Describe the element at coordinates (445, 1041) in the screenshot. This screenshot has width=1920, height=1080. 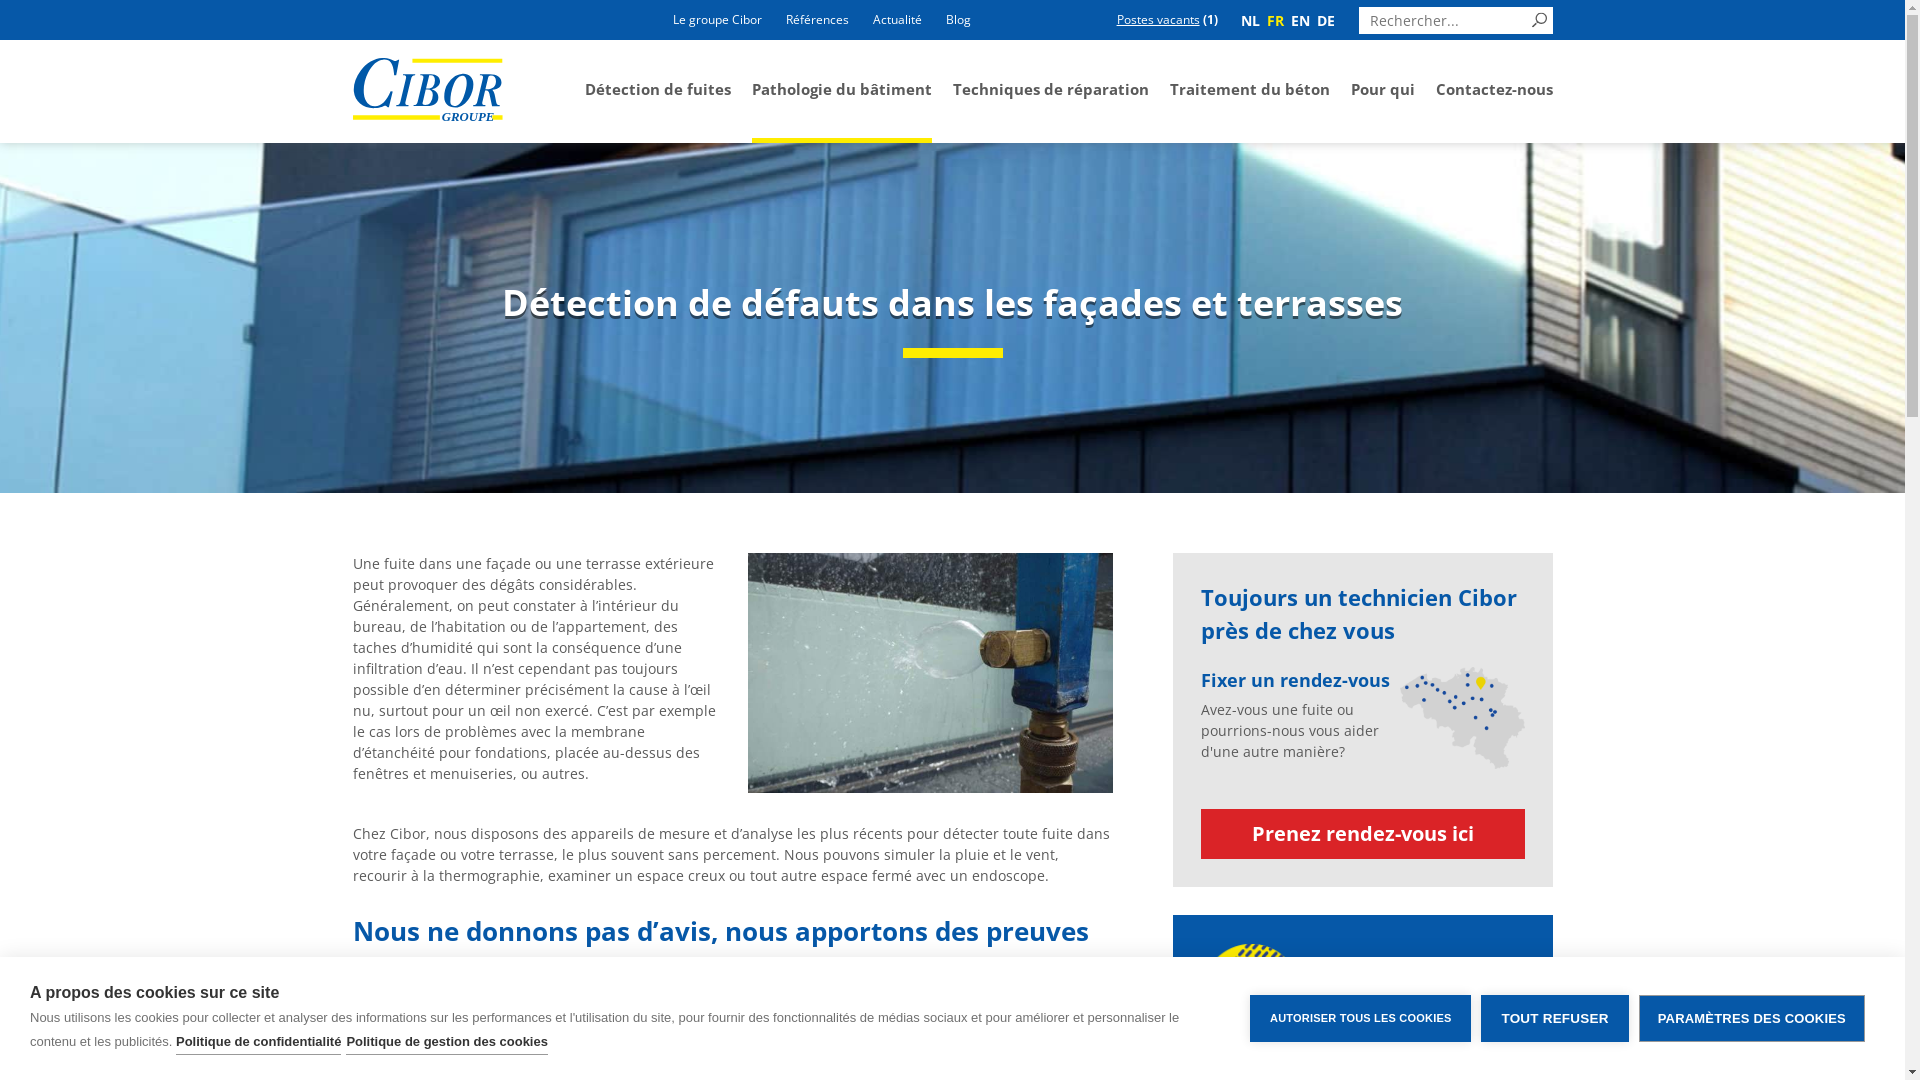
I see `'Politique de gestion des cookies'` at that location.